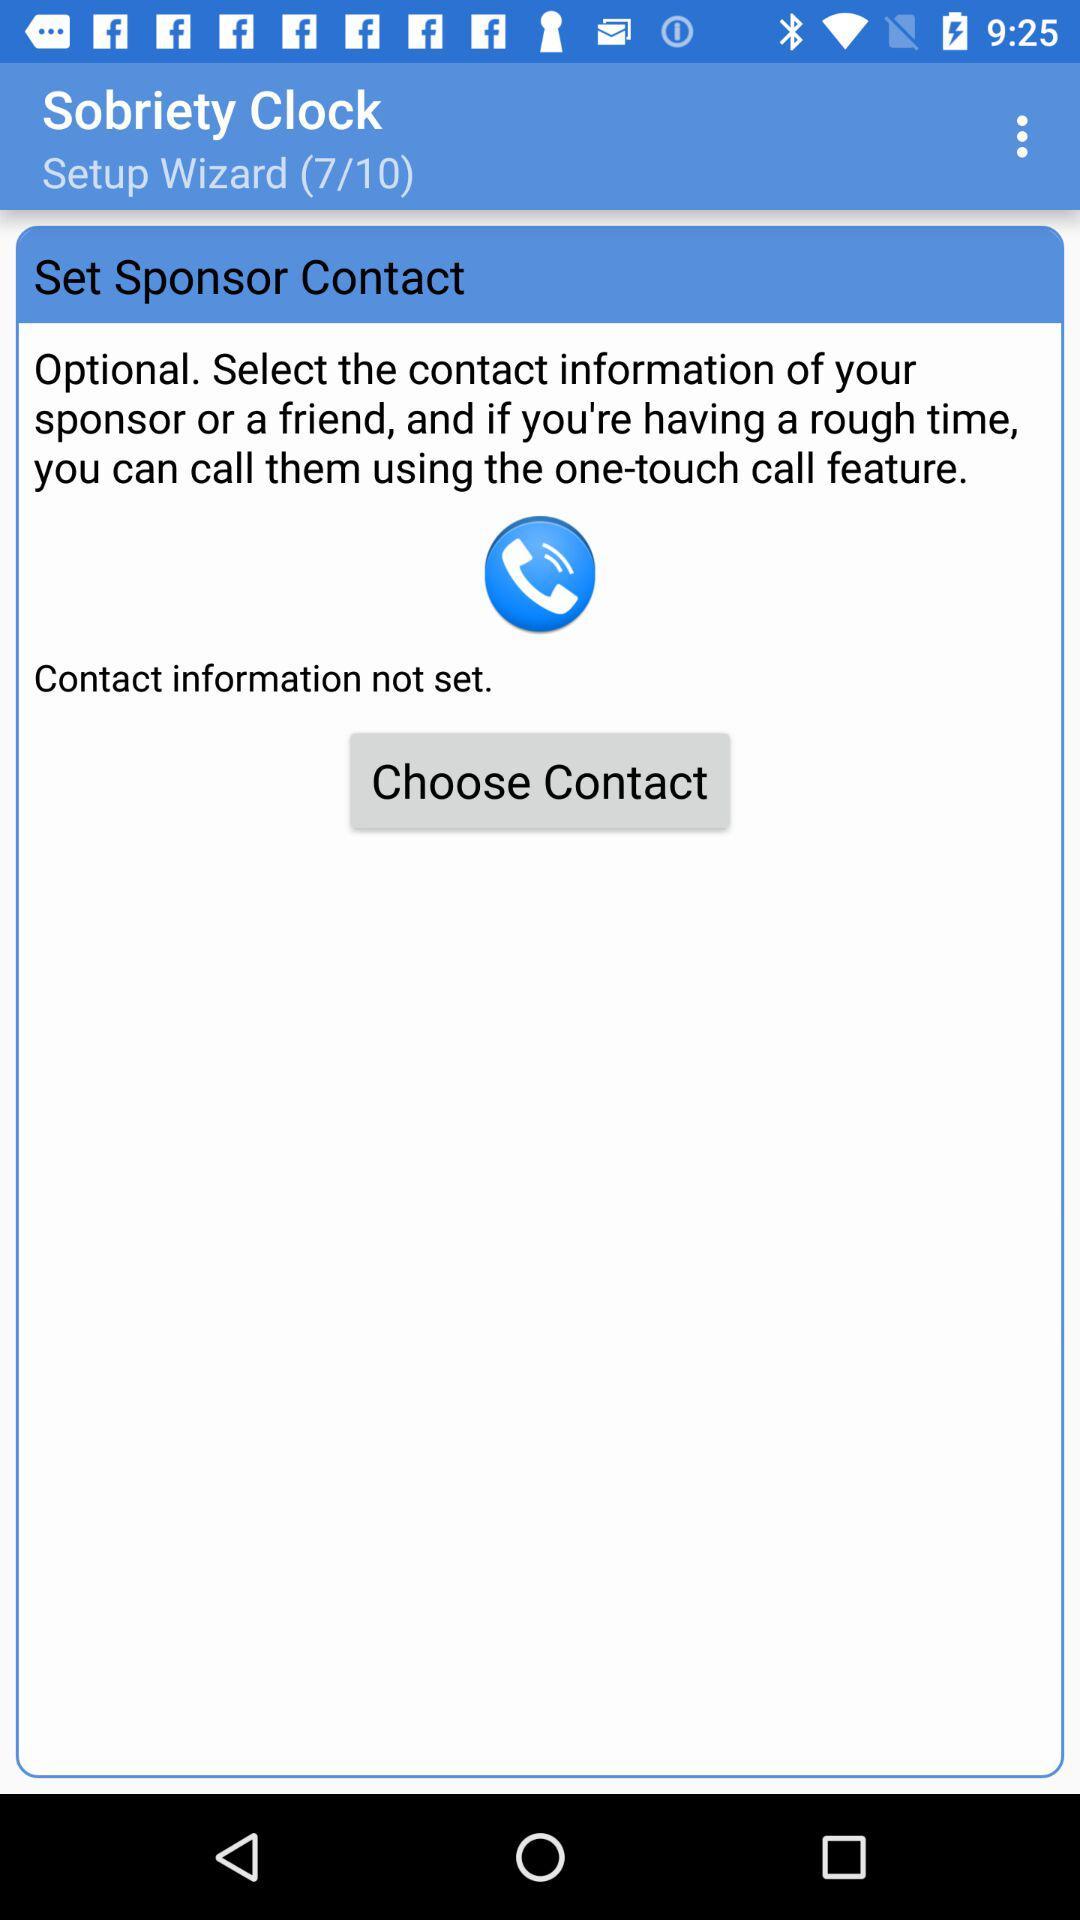  I want to click on the item at the center, so click(540, 779).